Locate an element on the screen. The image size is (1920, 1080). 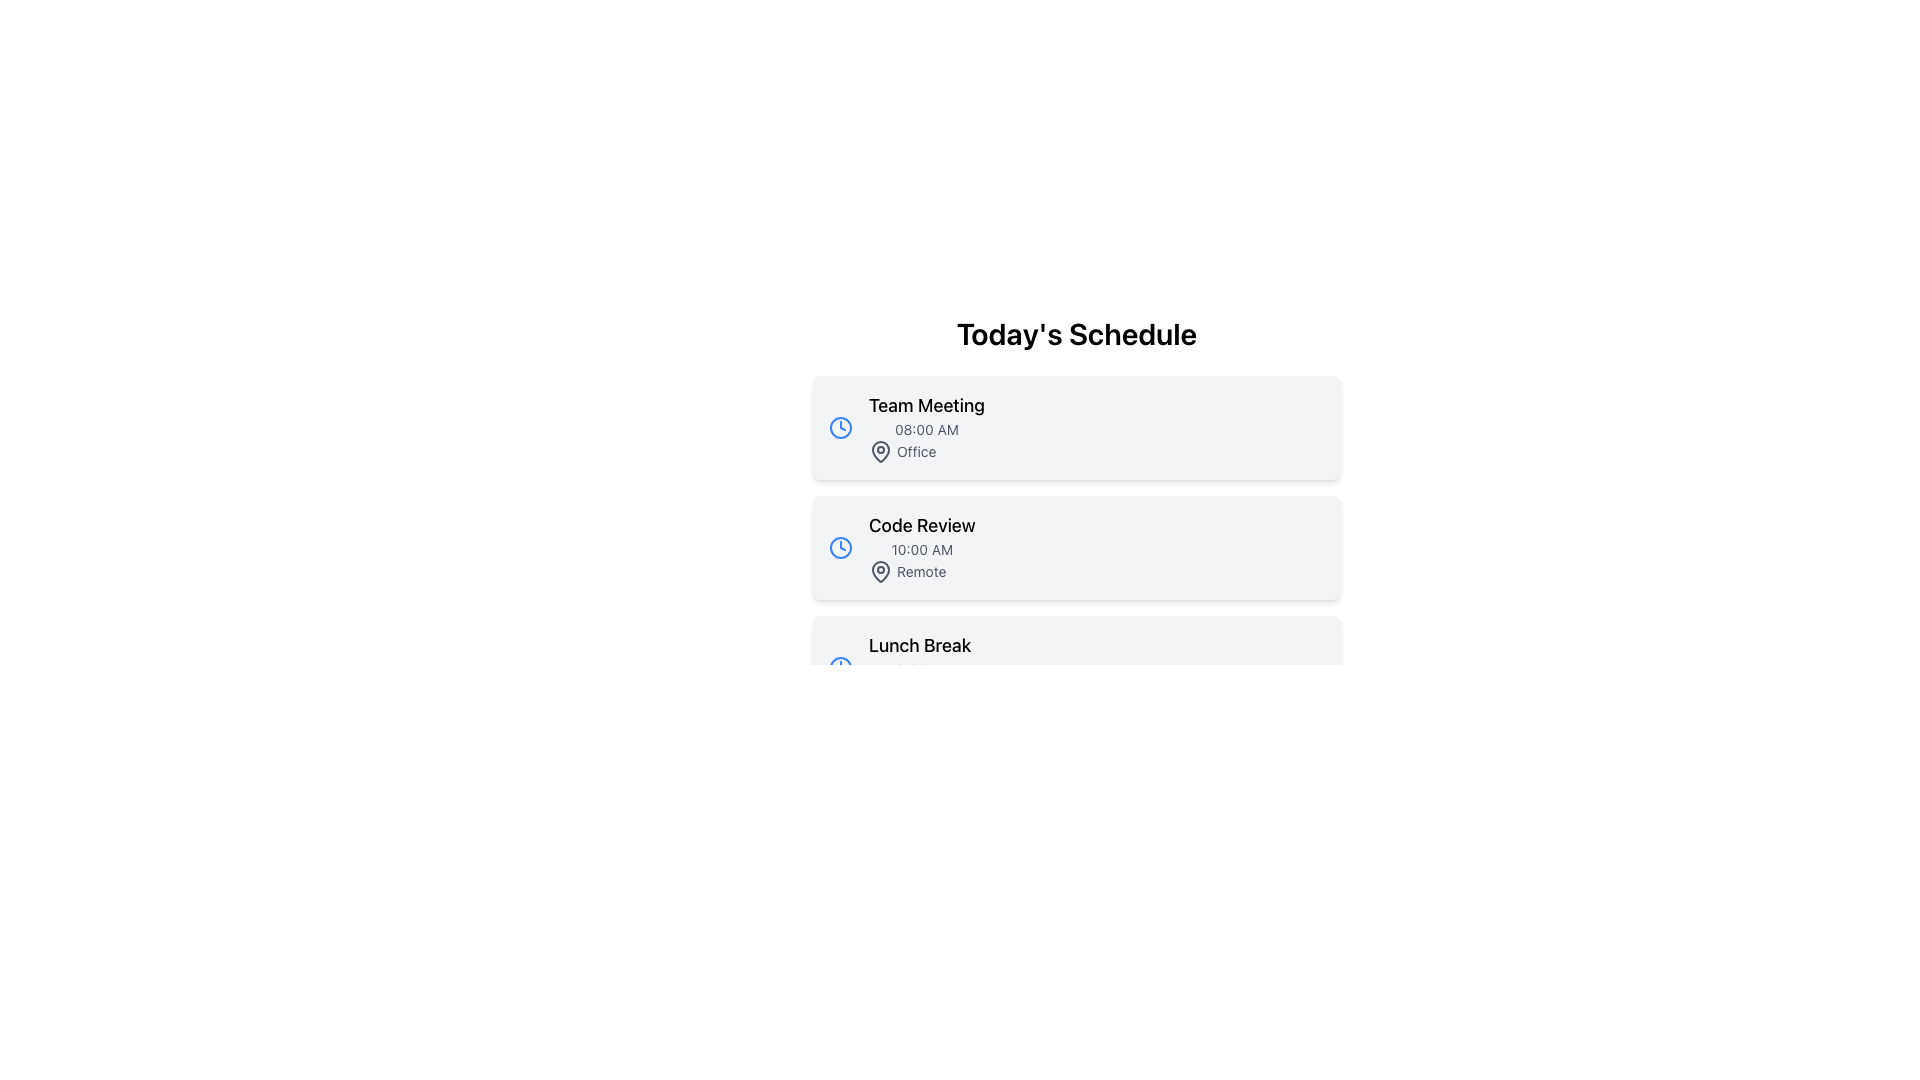
the second event card in the scheduled events section is located at coordinates (1075, 547).